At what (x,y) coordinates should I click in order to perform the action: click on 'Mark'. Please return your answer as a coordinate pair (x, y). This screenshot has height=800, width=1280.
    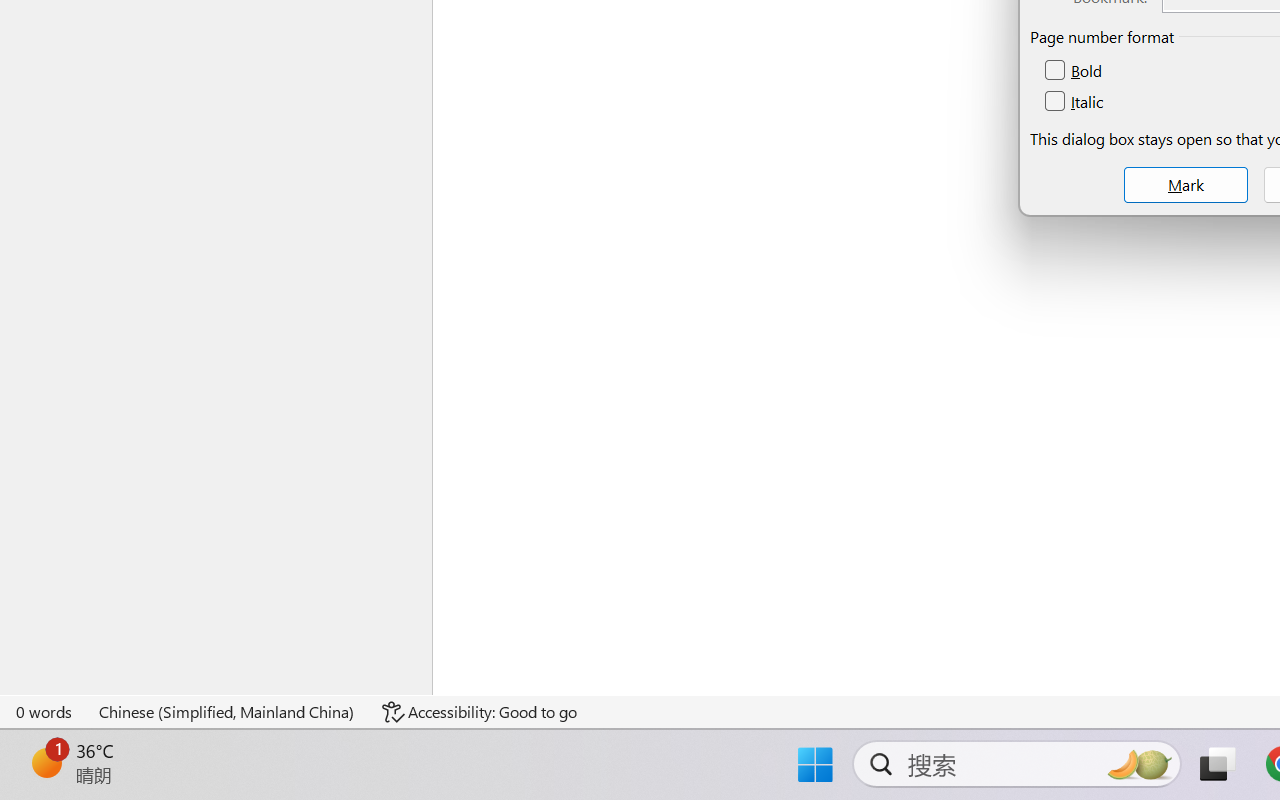
    Looking at the image, I should click on (1185, 184).